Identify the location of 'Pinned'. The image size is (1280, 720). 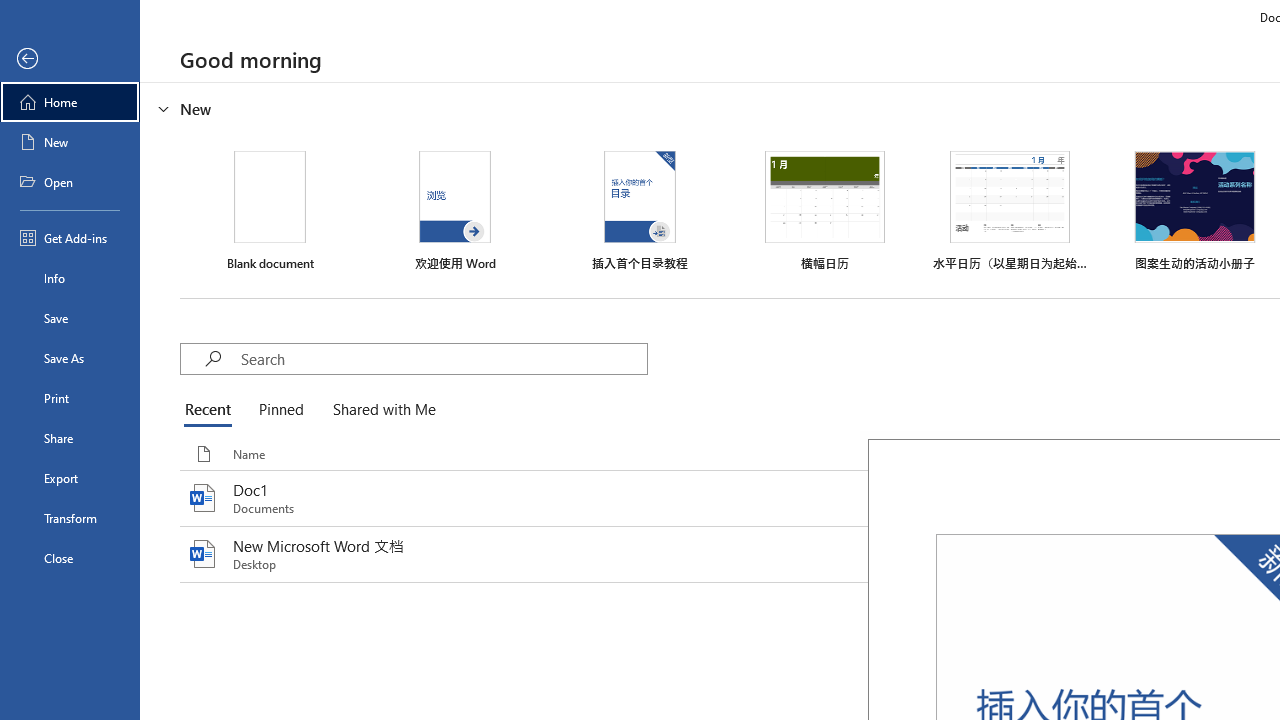
(279, 410).